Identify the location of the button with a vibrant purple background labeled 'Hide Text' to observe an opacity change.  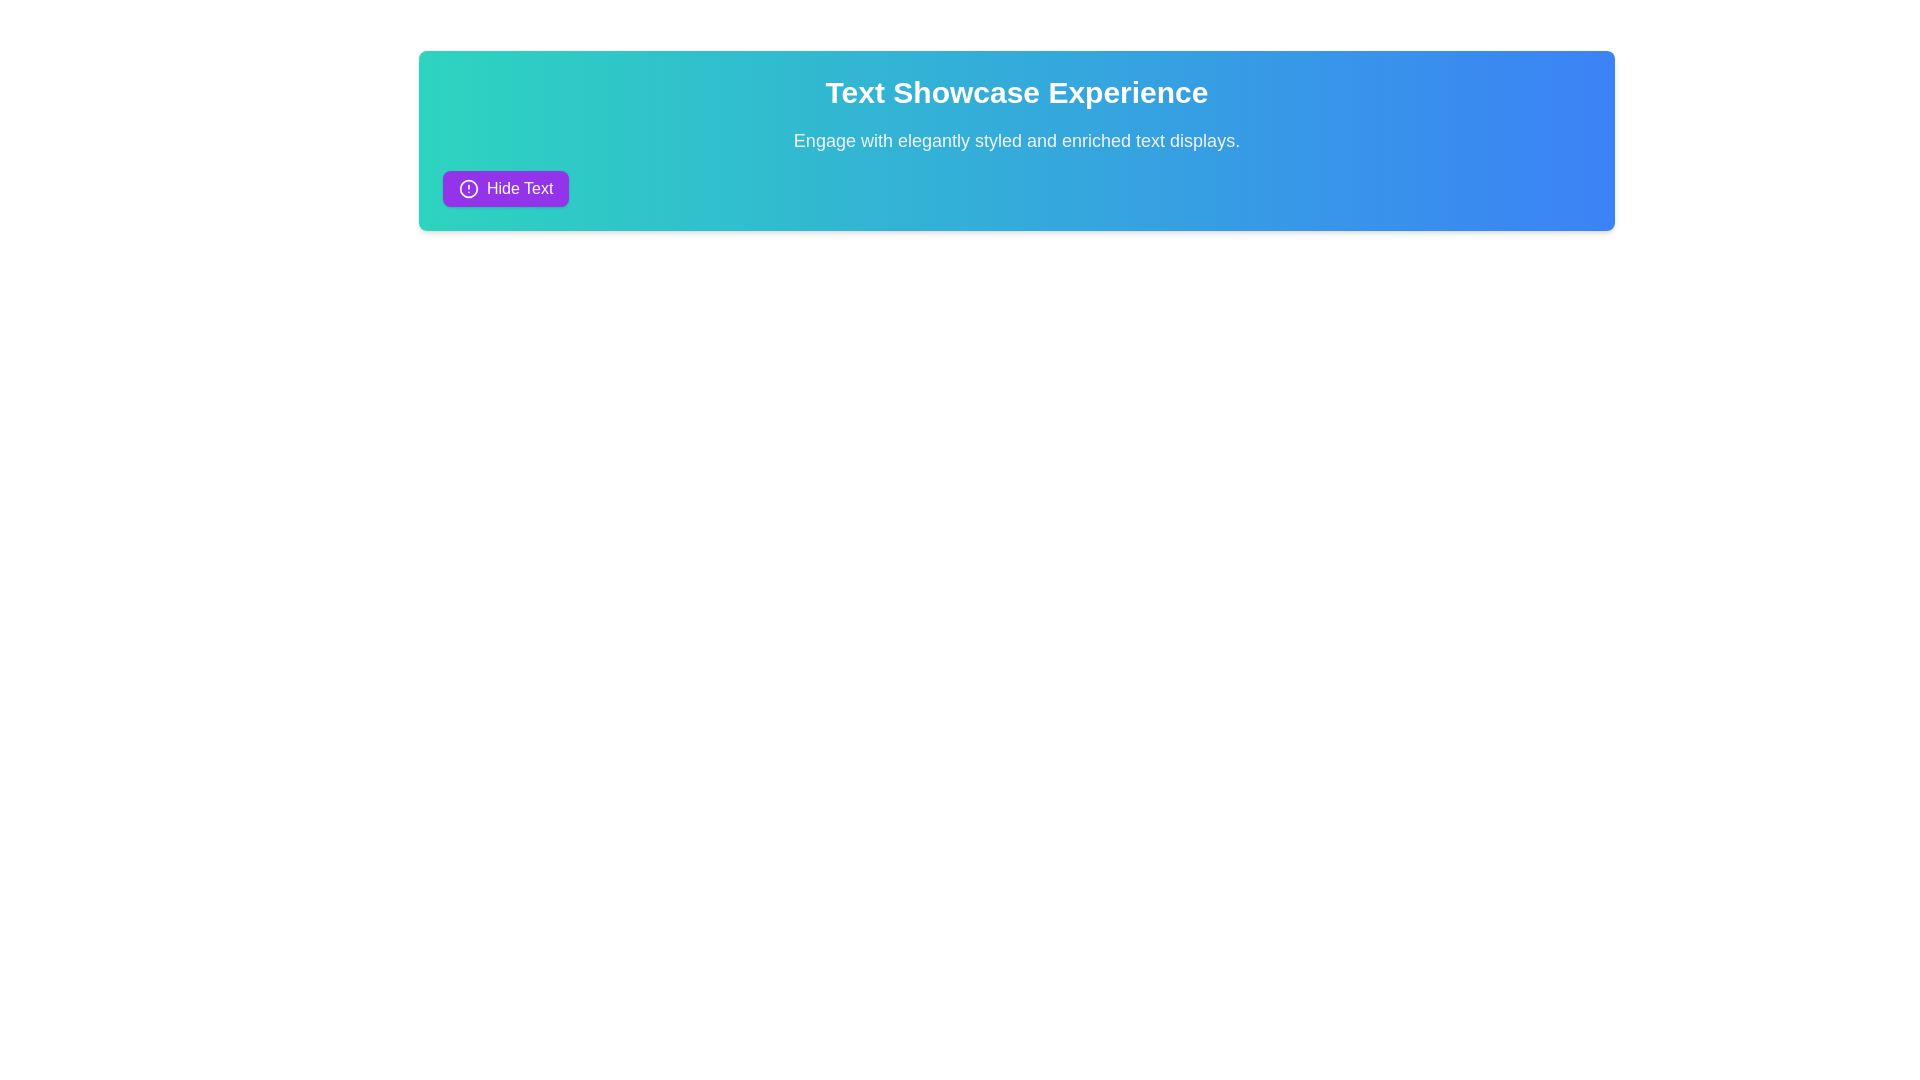
(506, 189).